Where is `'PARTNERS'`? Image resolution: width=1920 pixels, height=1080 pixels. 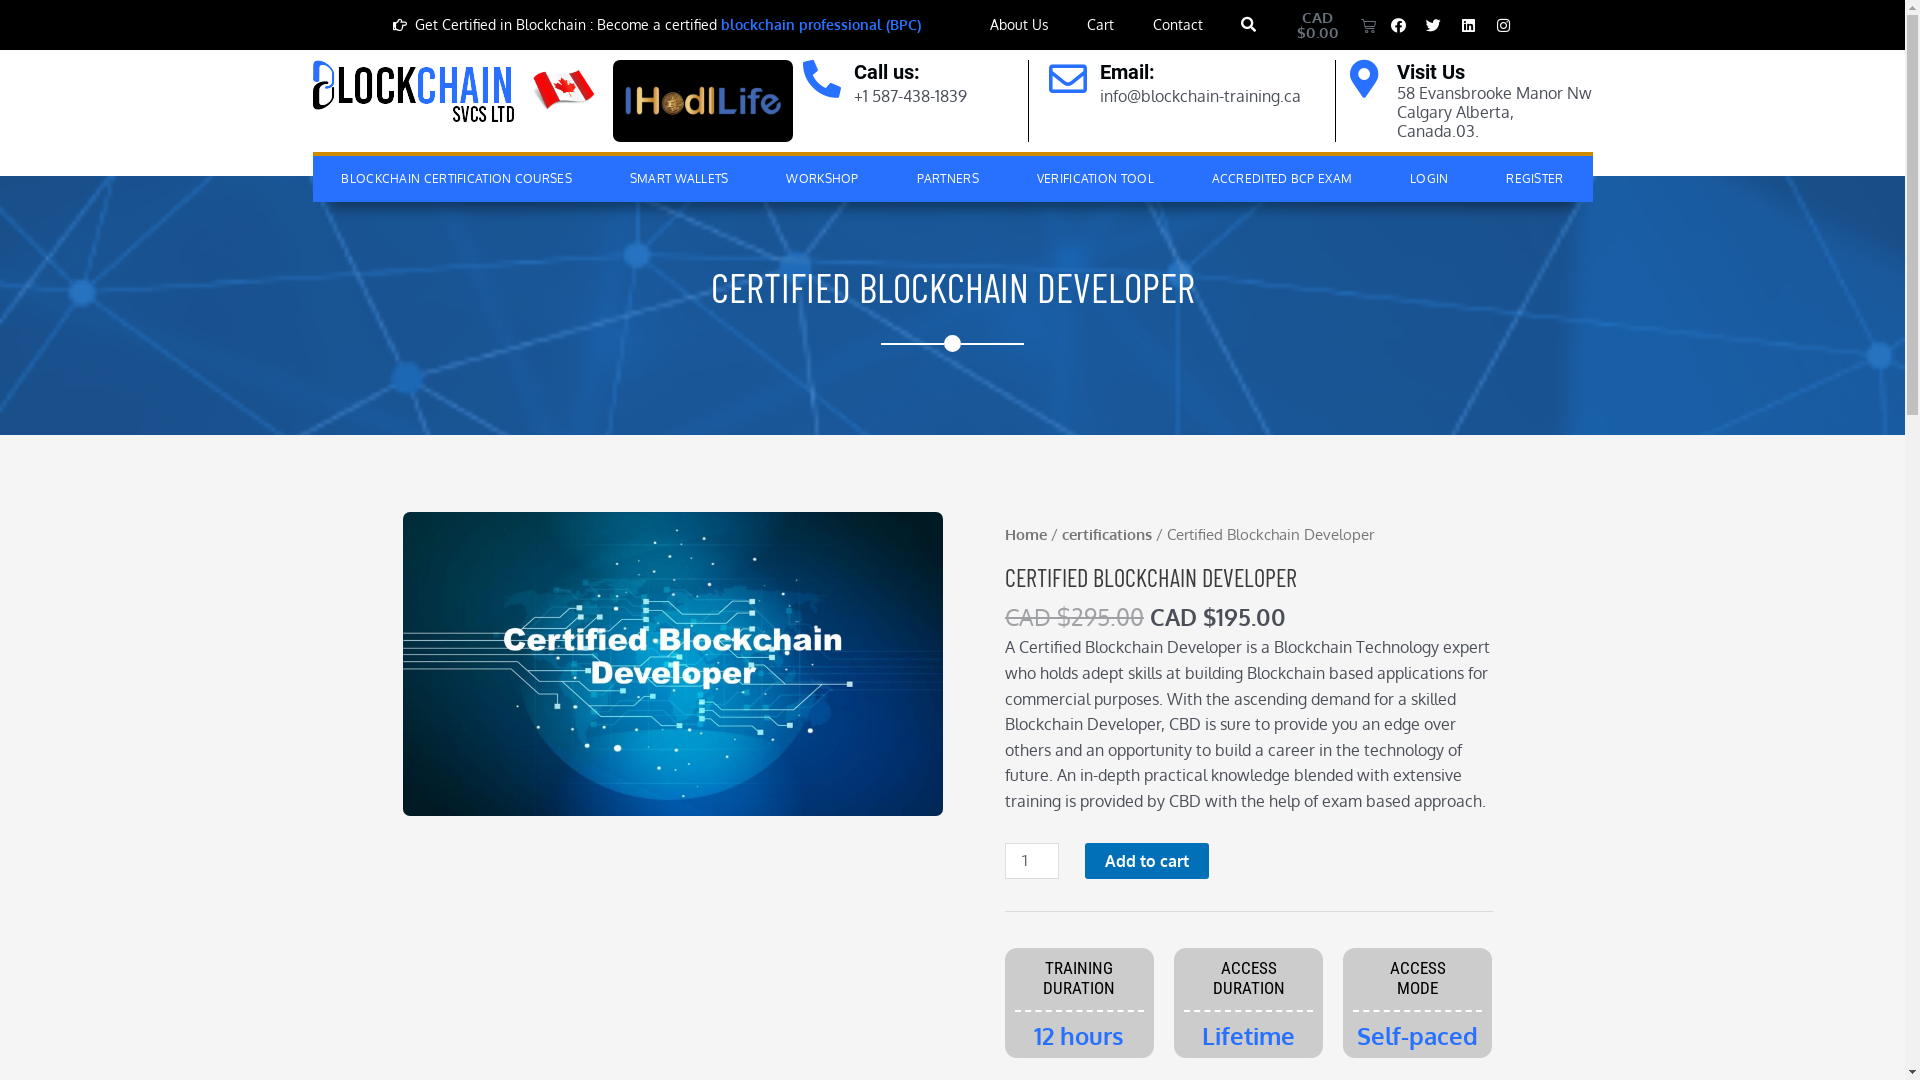 'PARTNERS' is located at coordinates (947, 177).